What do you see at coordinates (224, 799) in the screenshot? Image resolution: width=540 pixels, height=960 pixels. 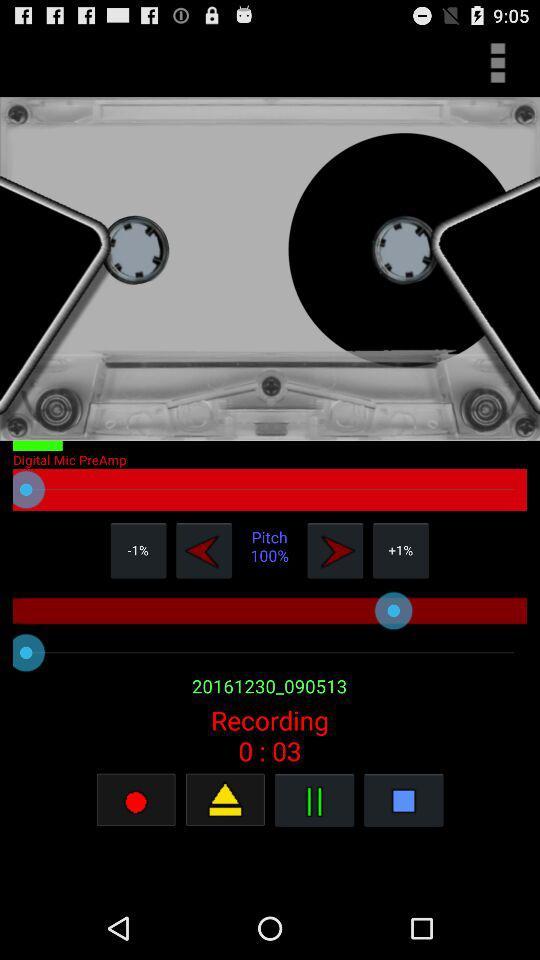 I see `click the open option` at bounding box center [224, 799].